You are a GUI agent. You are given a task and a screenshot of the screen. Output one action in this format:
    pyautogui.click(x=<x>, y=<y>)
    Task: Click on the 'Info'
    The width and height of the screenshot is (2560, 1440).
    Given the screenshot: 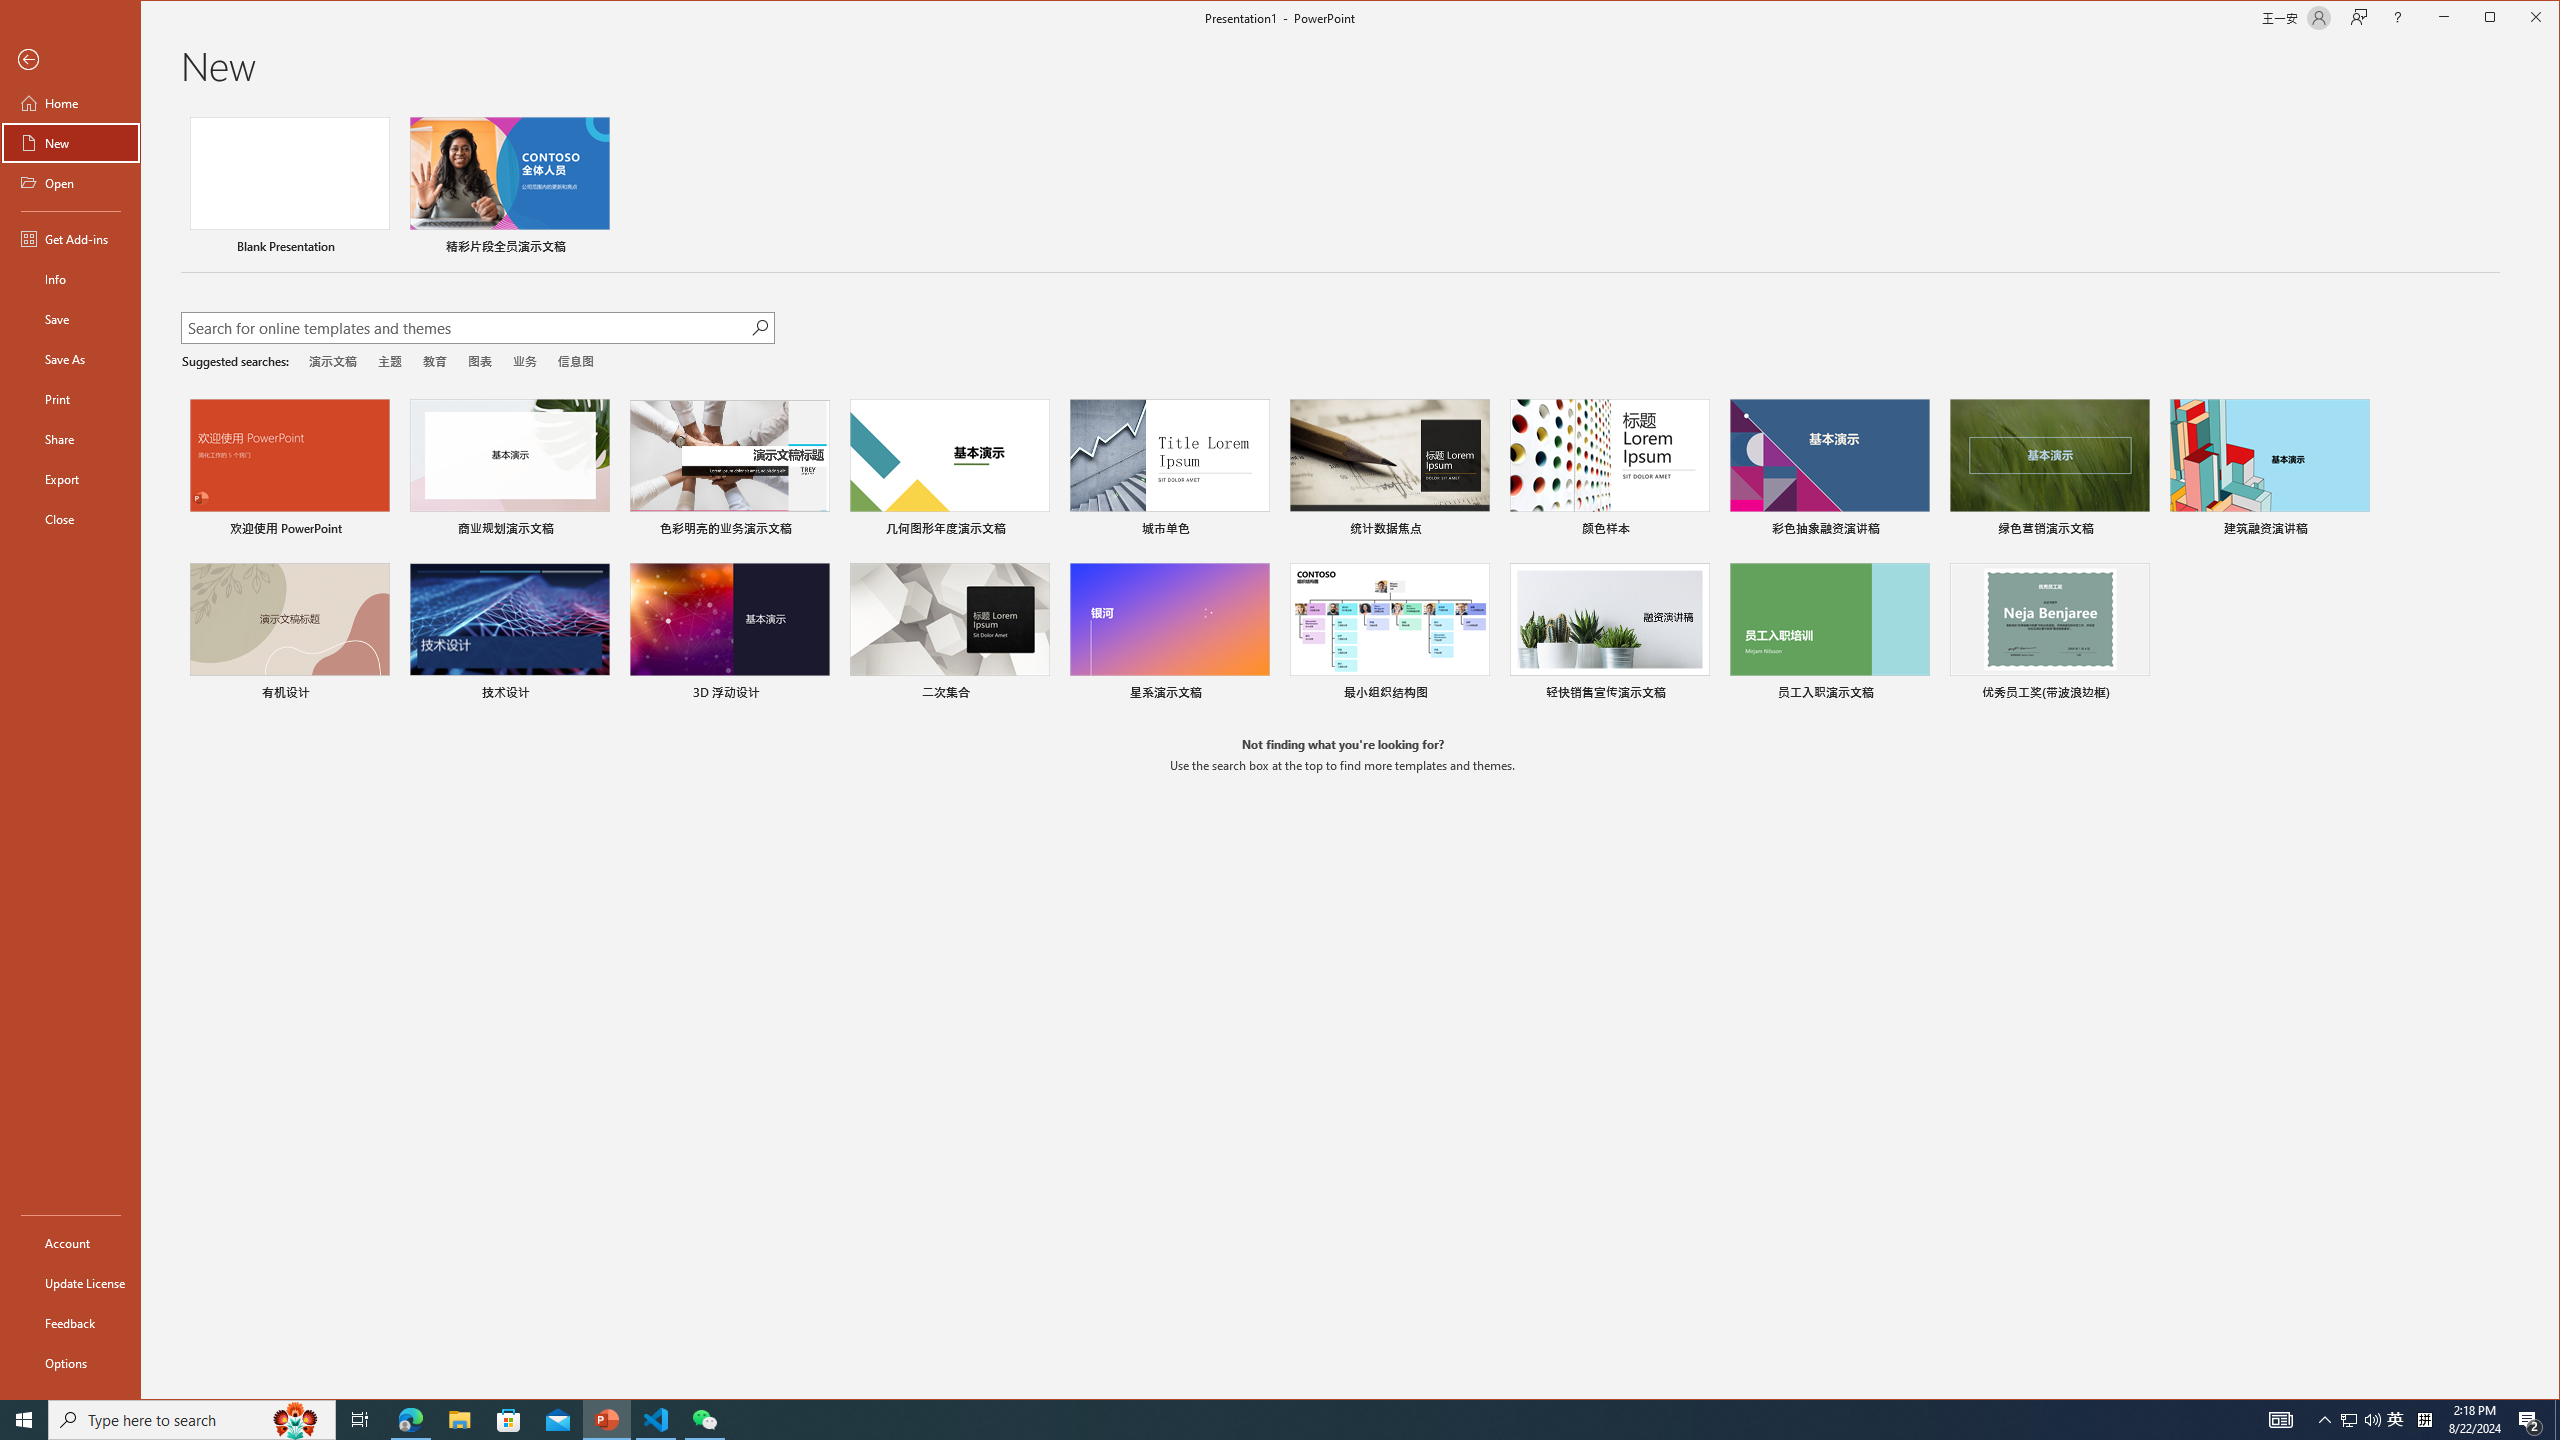 What is the action you would take?
    pyautogui.click(x=69, y=279)
    